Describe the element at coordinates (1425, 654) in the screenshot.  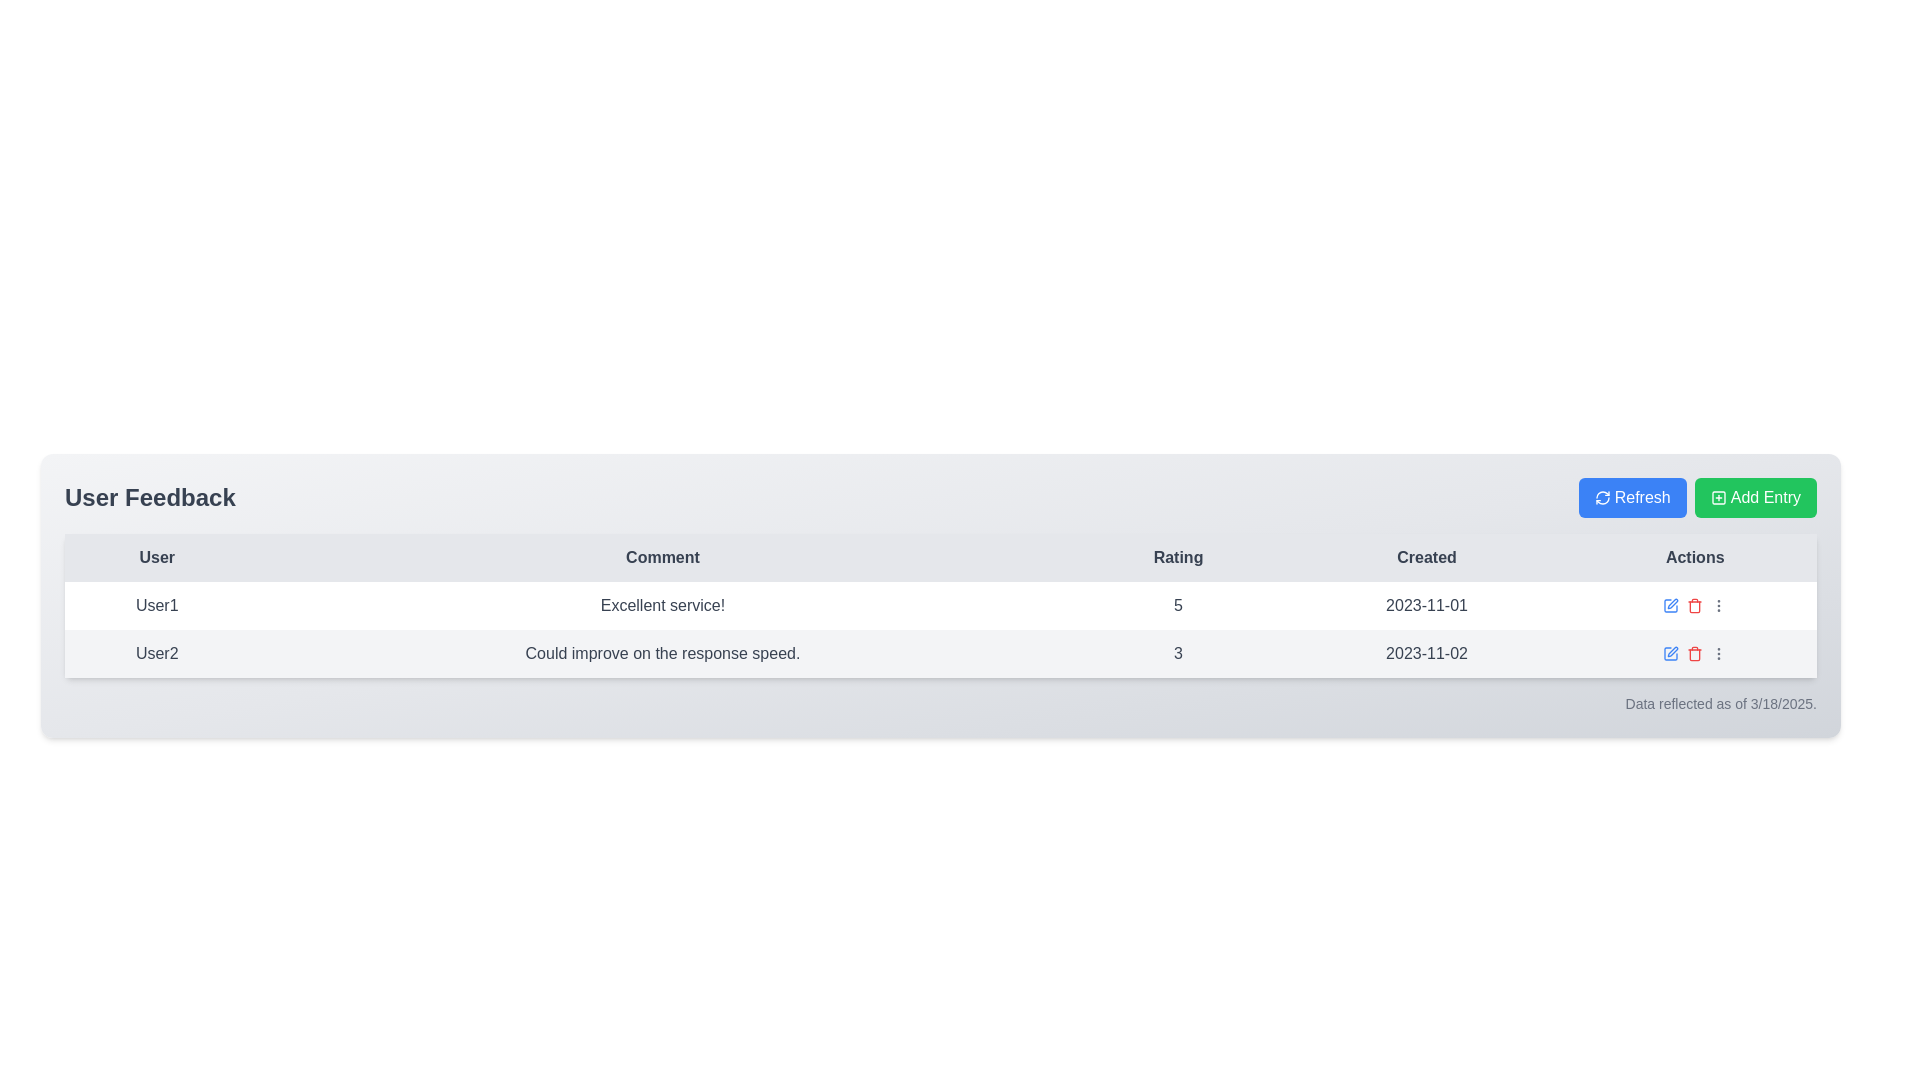
I see `the static text displaying '2023-11-02' located in the 'Created' column of the second row in the user feedback table for user 'User2'` at that location.